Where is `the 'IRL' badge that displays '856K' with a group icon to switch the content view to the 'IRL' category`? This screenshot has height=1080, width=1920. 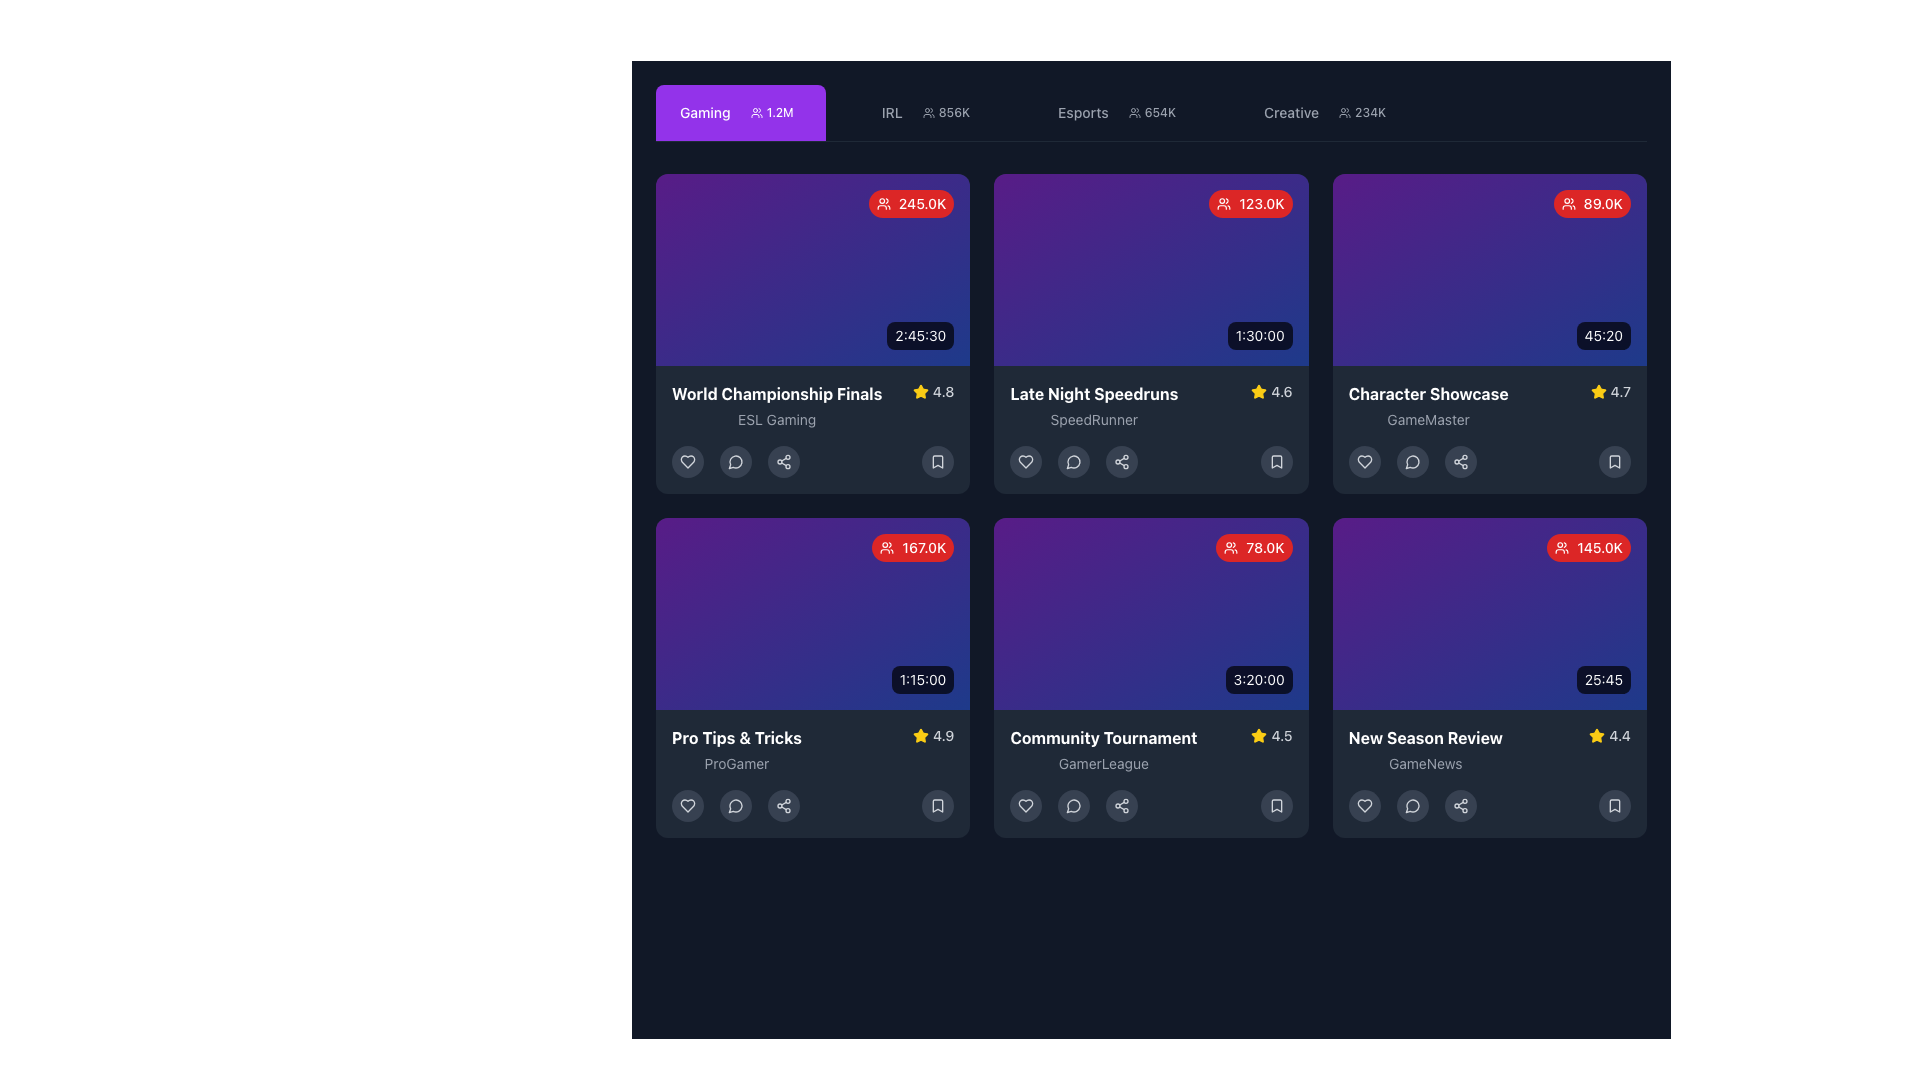 the 'IRL' badge that displays '856K' with a group icon to switch the content view to the 'IRL' category is located at coordinates (945, 112).